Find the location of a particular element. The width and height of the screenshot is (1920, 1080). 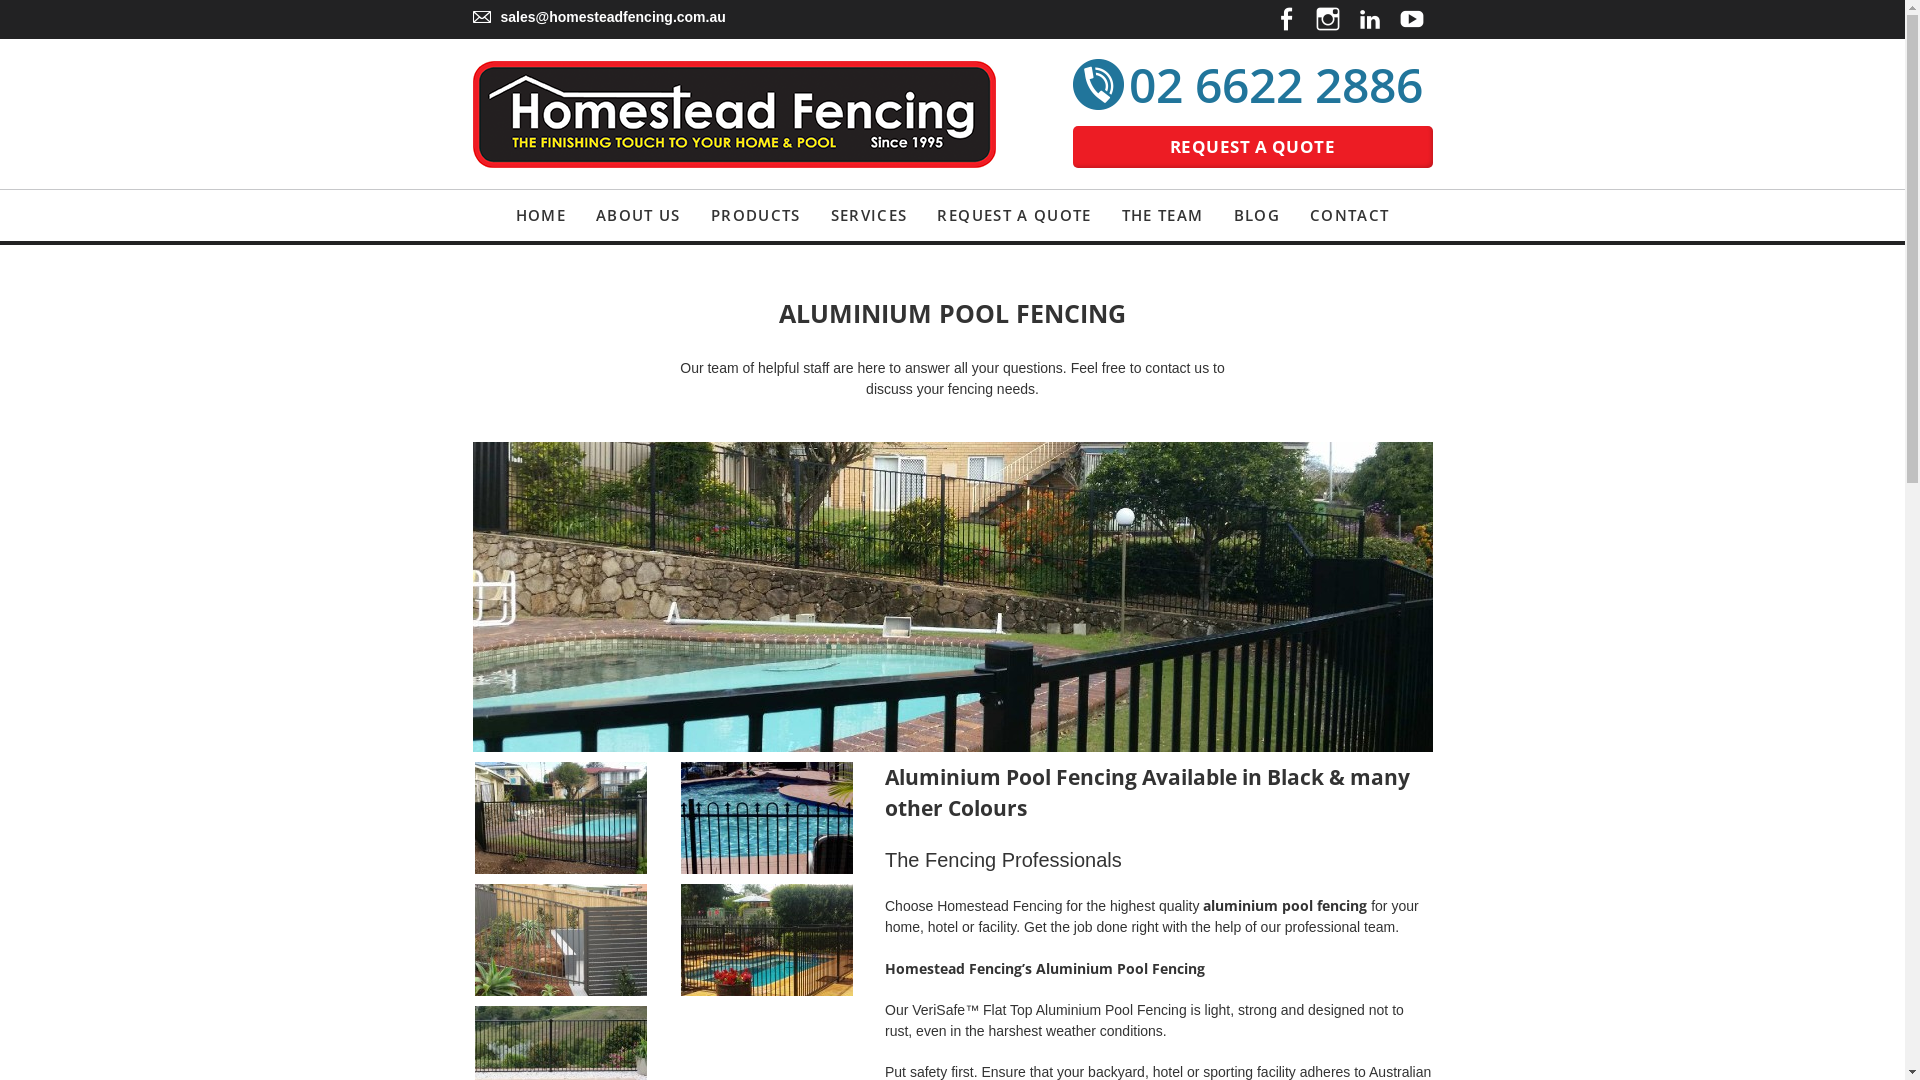

'02 6622 2886' is located at coordinates (1274, 83).